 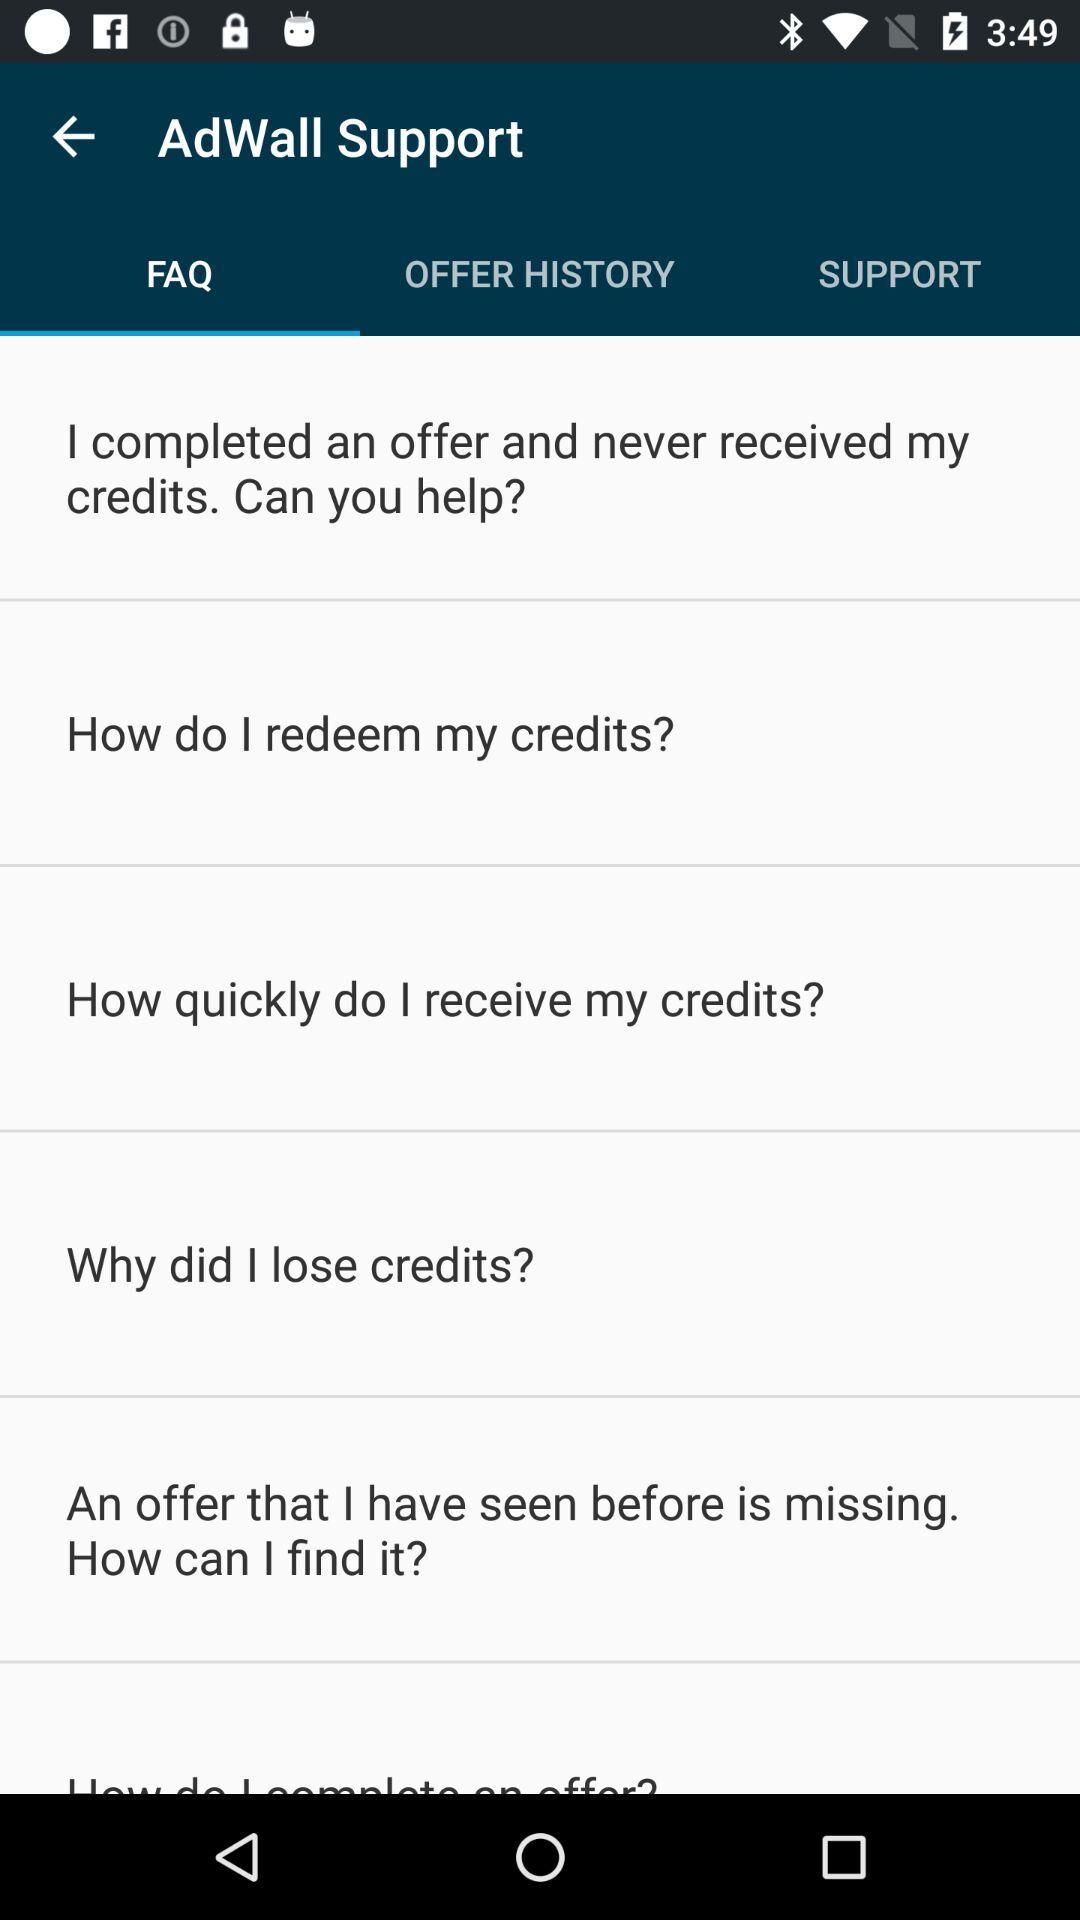 I want to click on why did i item, so click(x=540, y=1262).